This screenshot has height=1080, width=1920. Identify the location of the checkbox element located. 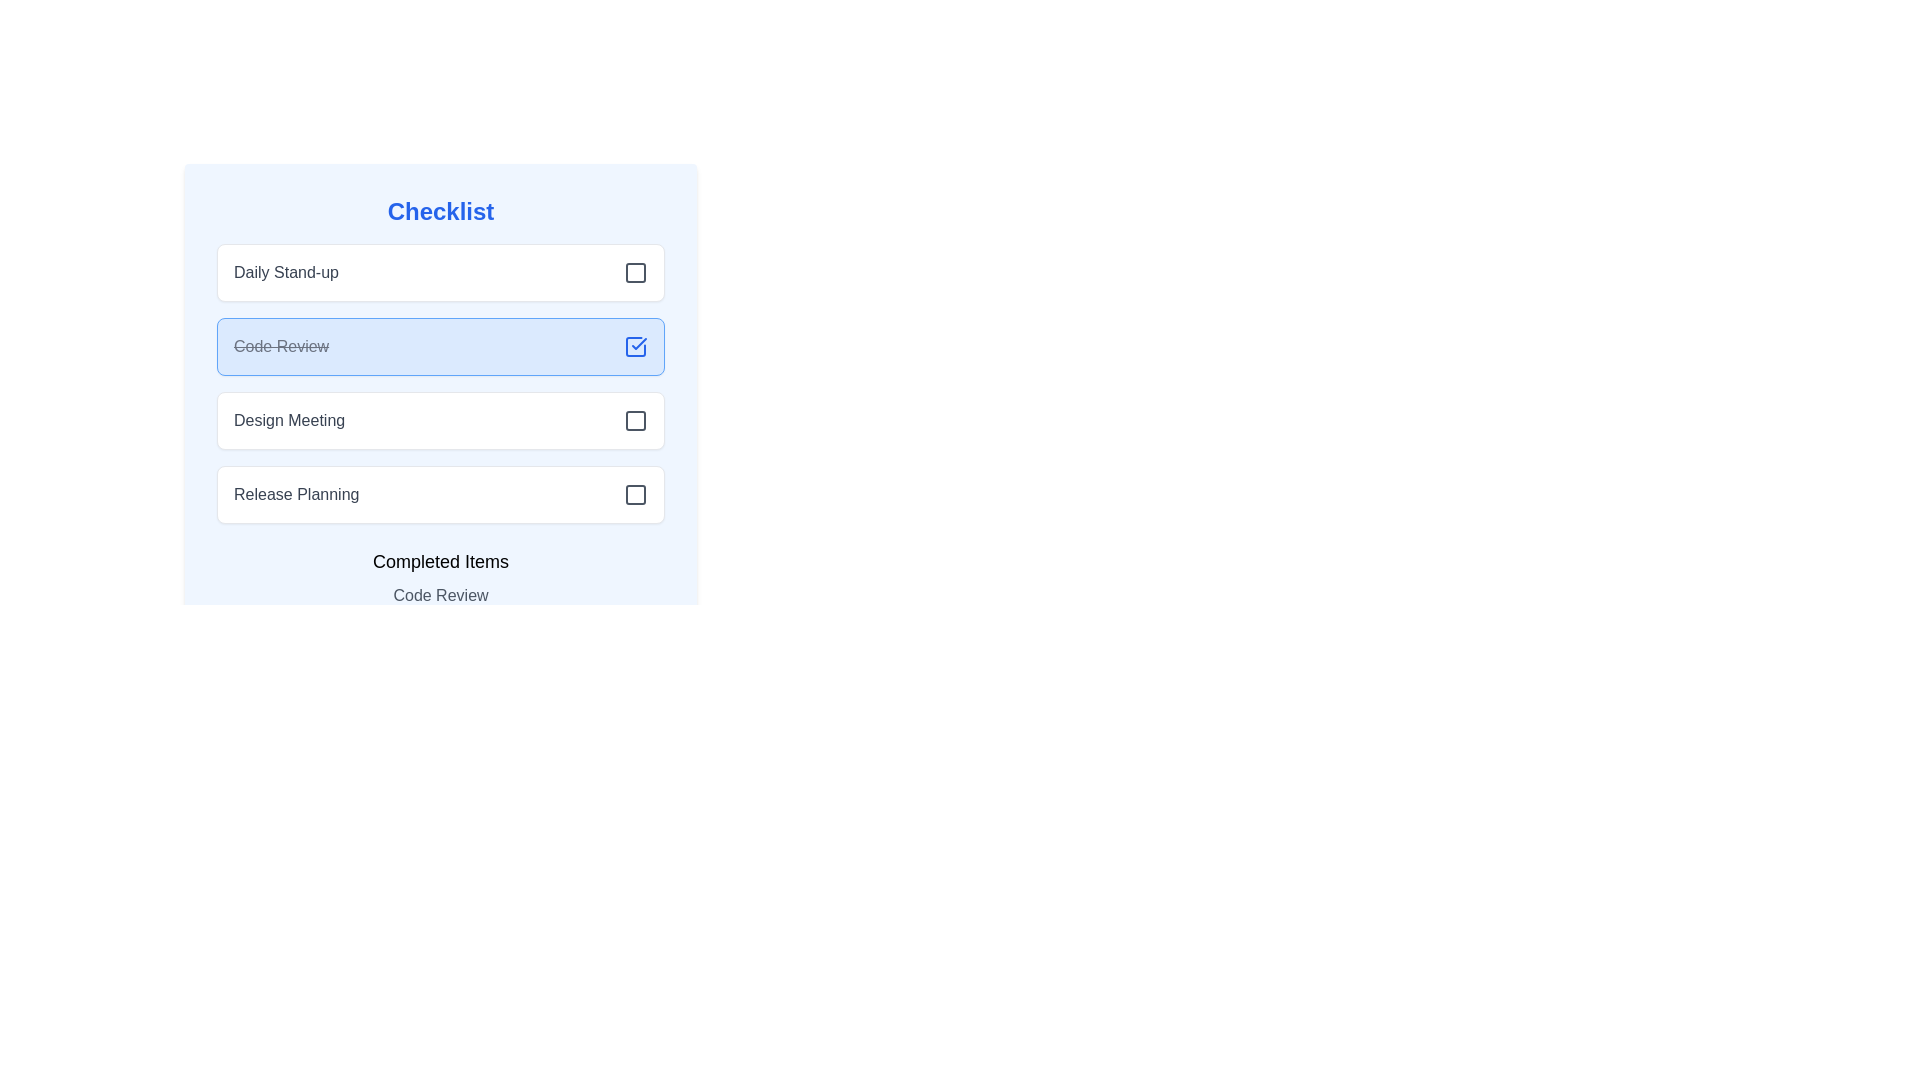
(634, 419).